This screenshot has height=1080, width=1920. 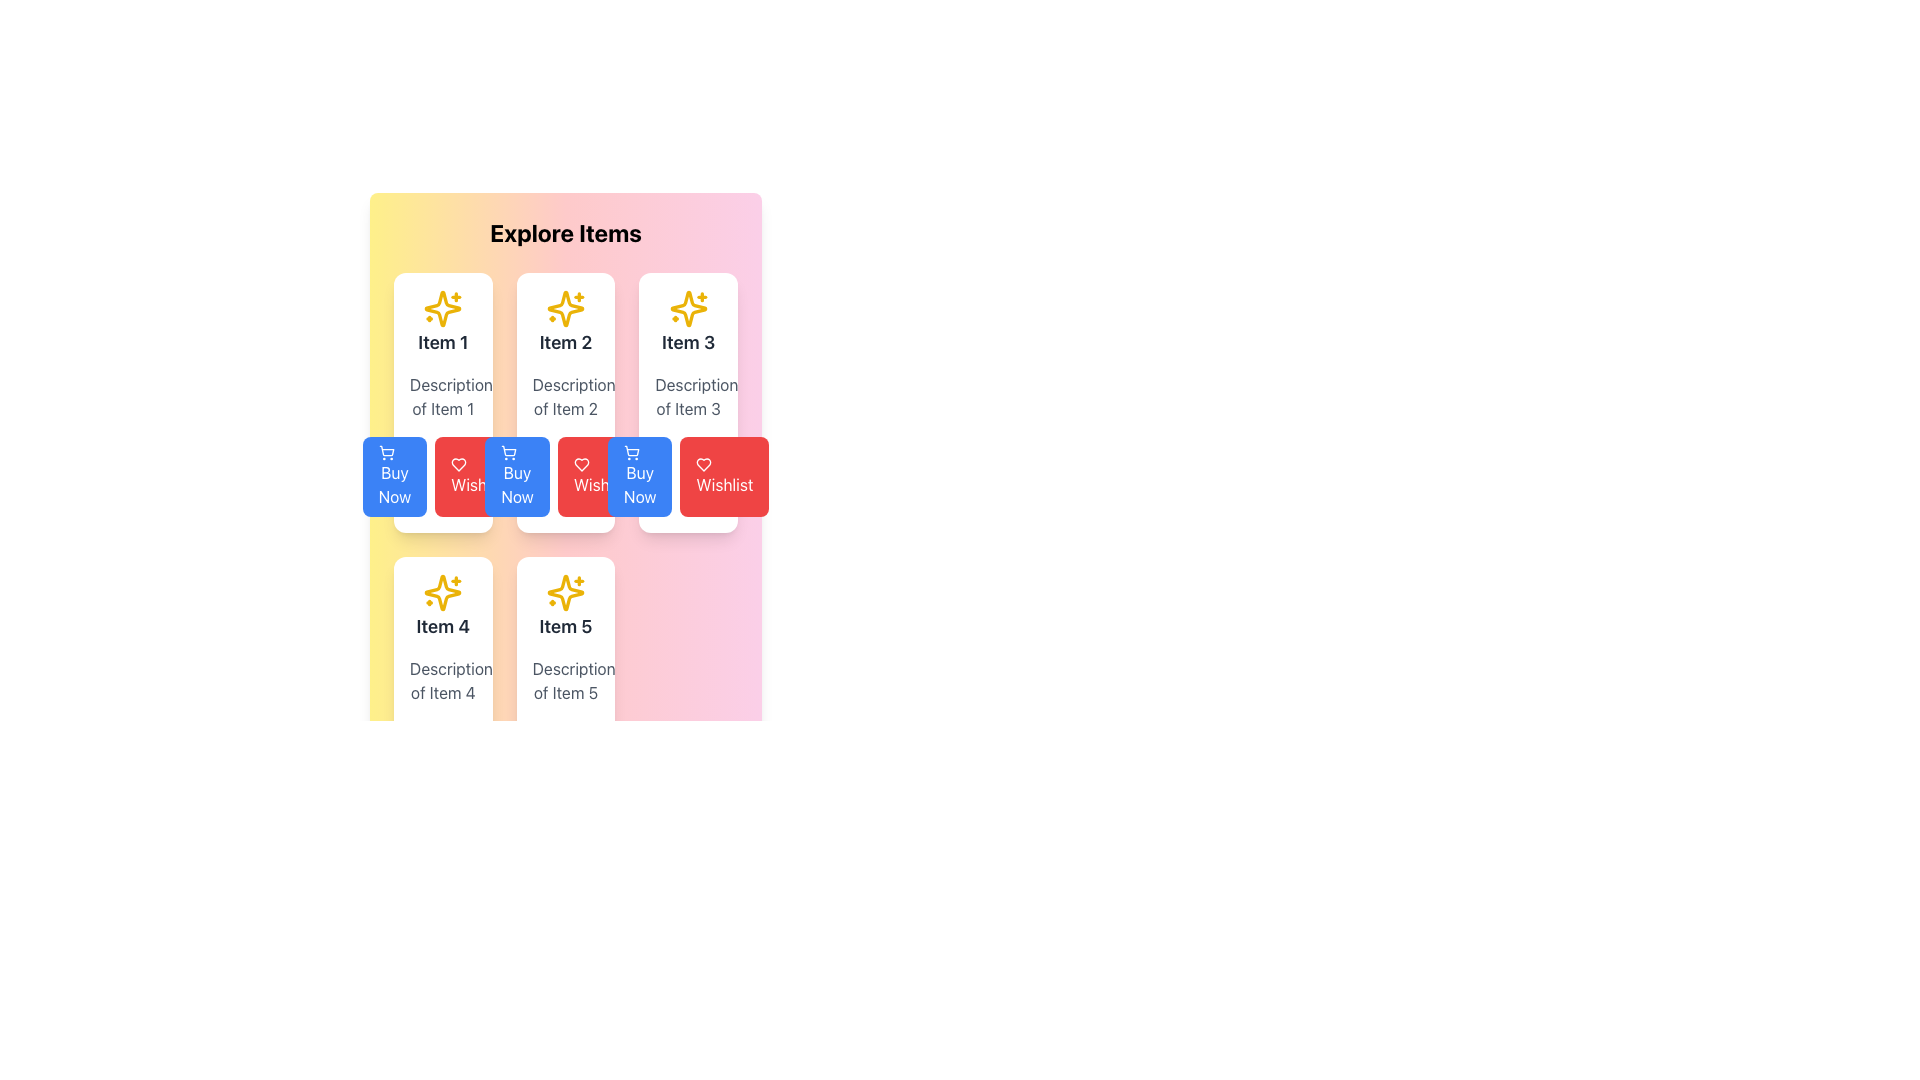 What do you see at coordinates (704, 465) in the screenshot?
I see `the heart-shaped icon located to the left of the 'Wishlist' text within the red rectangular button associated with 'Item 3'` at bounding box center [704, 465].